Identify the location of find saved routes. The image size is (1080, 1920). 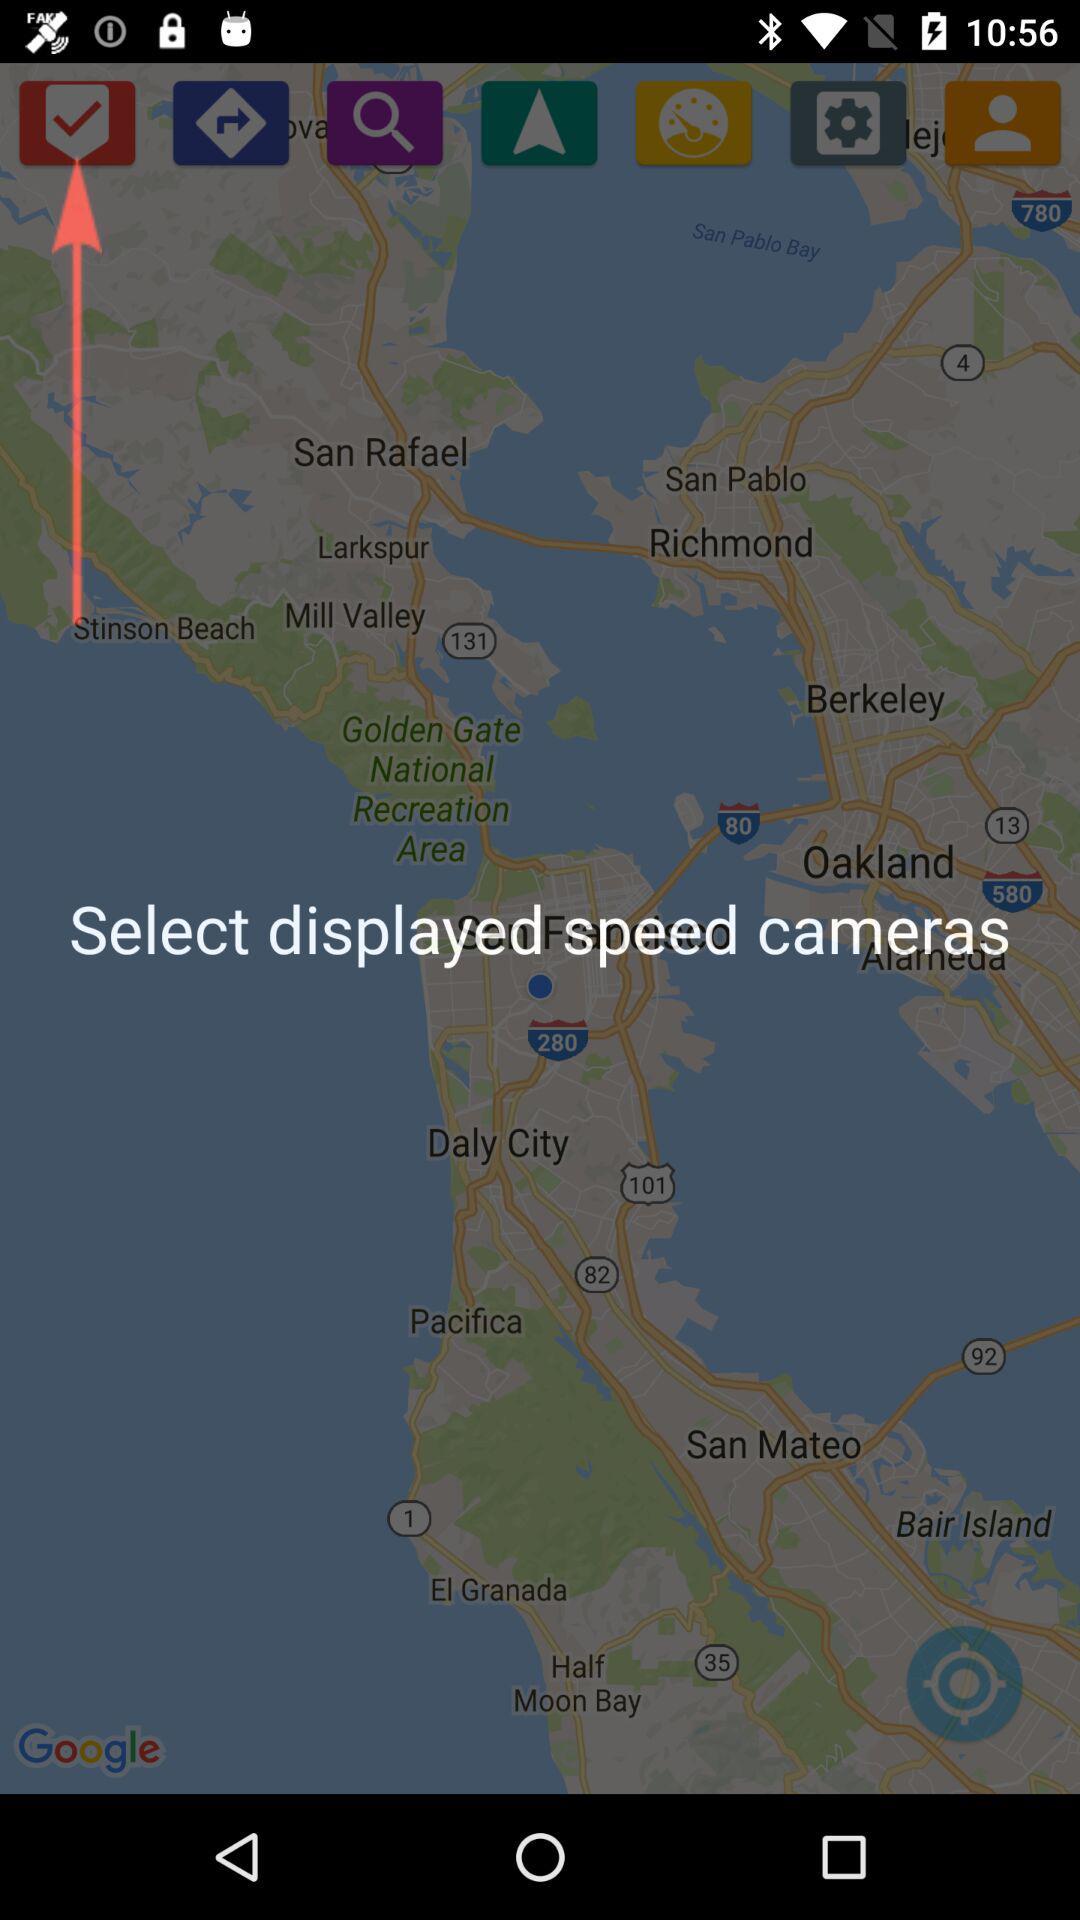
(75, 121).